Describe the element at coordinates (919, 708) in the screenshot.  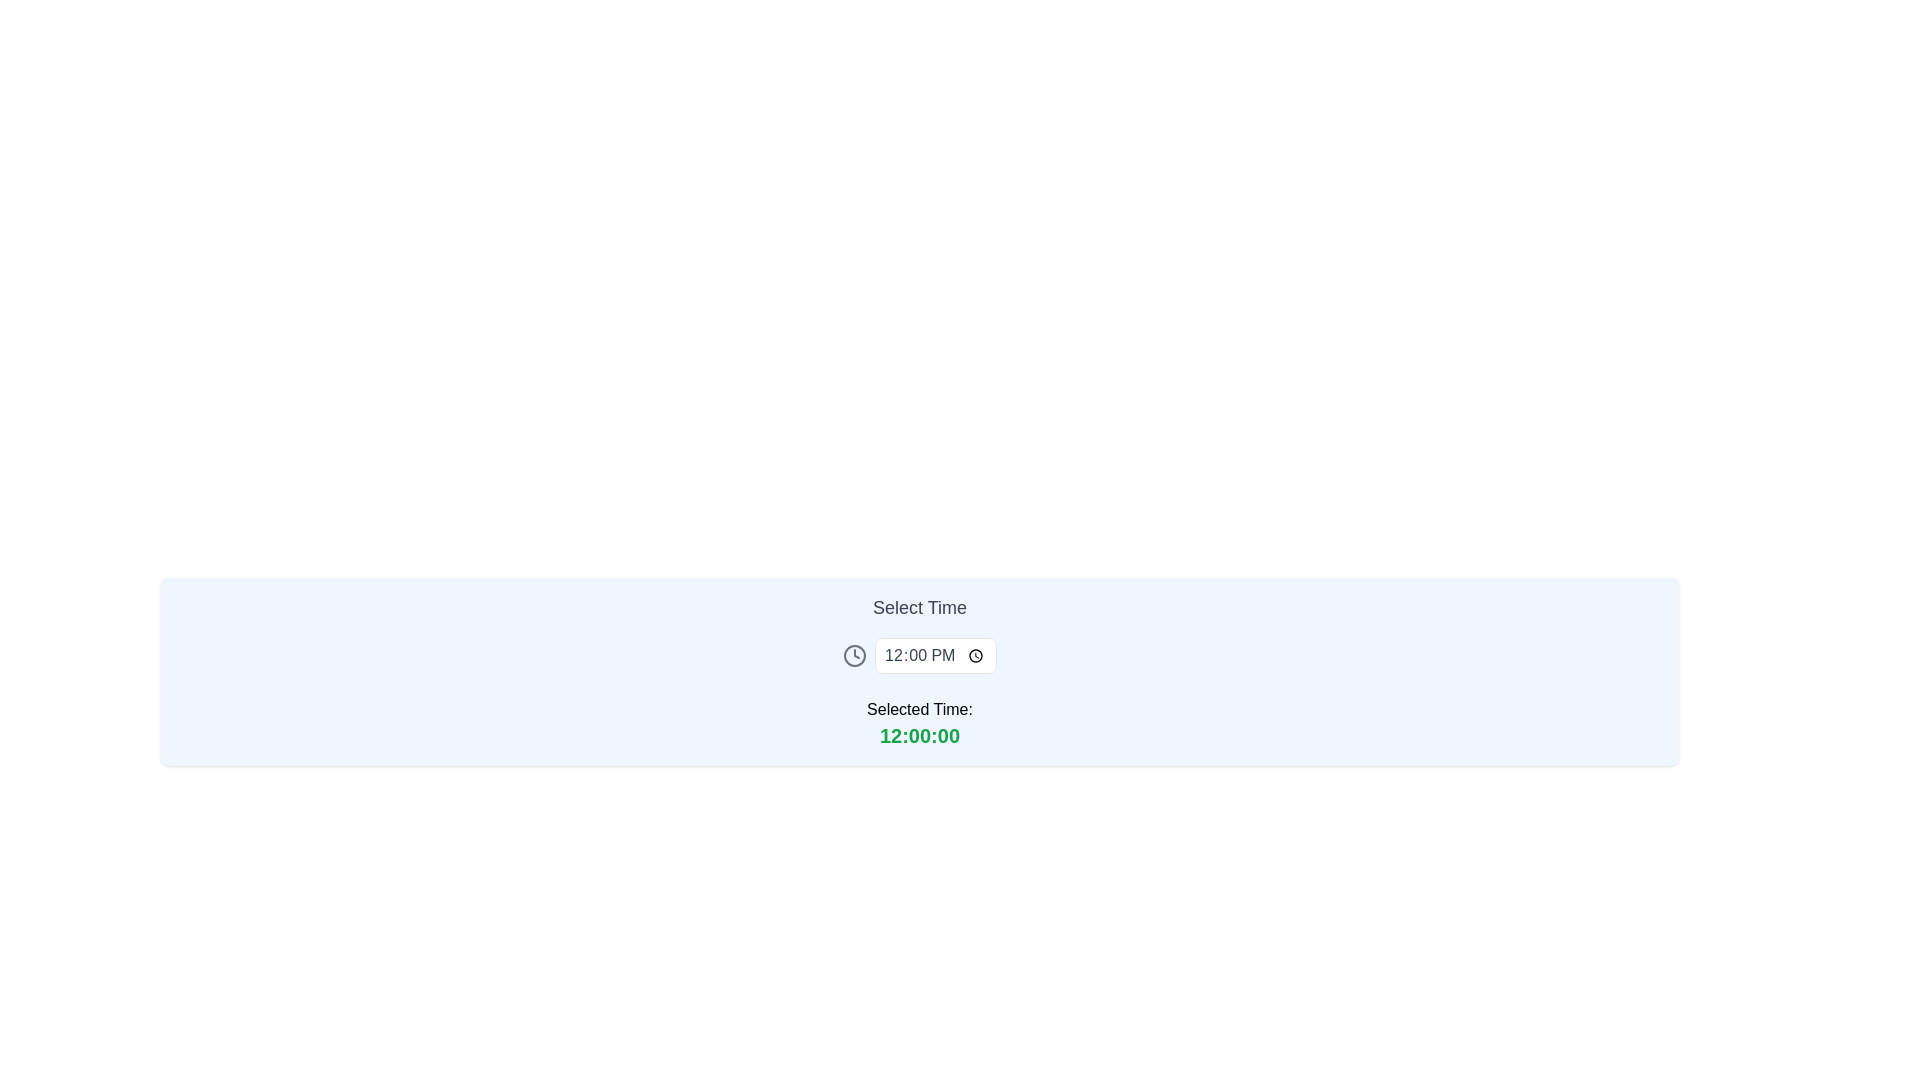
I see `the Text Label indicating 'Selected Time:' which displays the purpose of the value '12:00:00' below it` at that location.